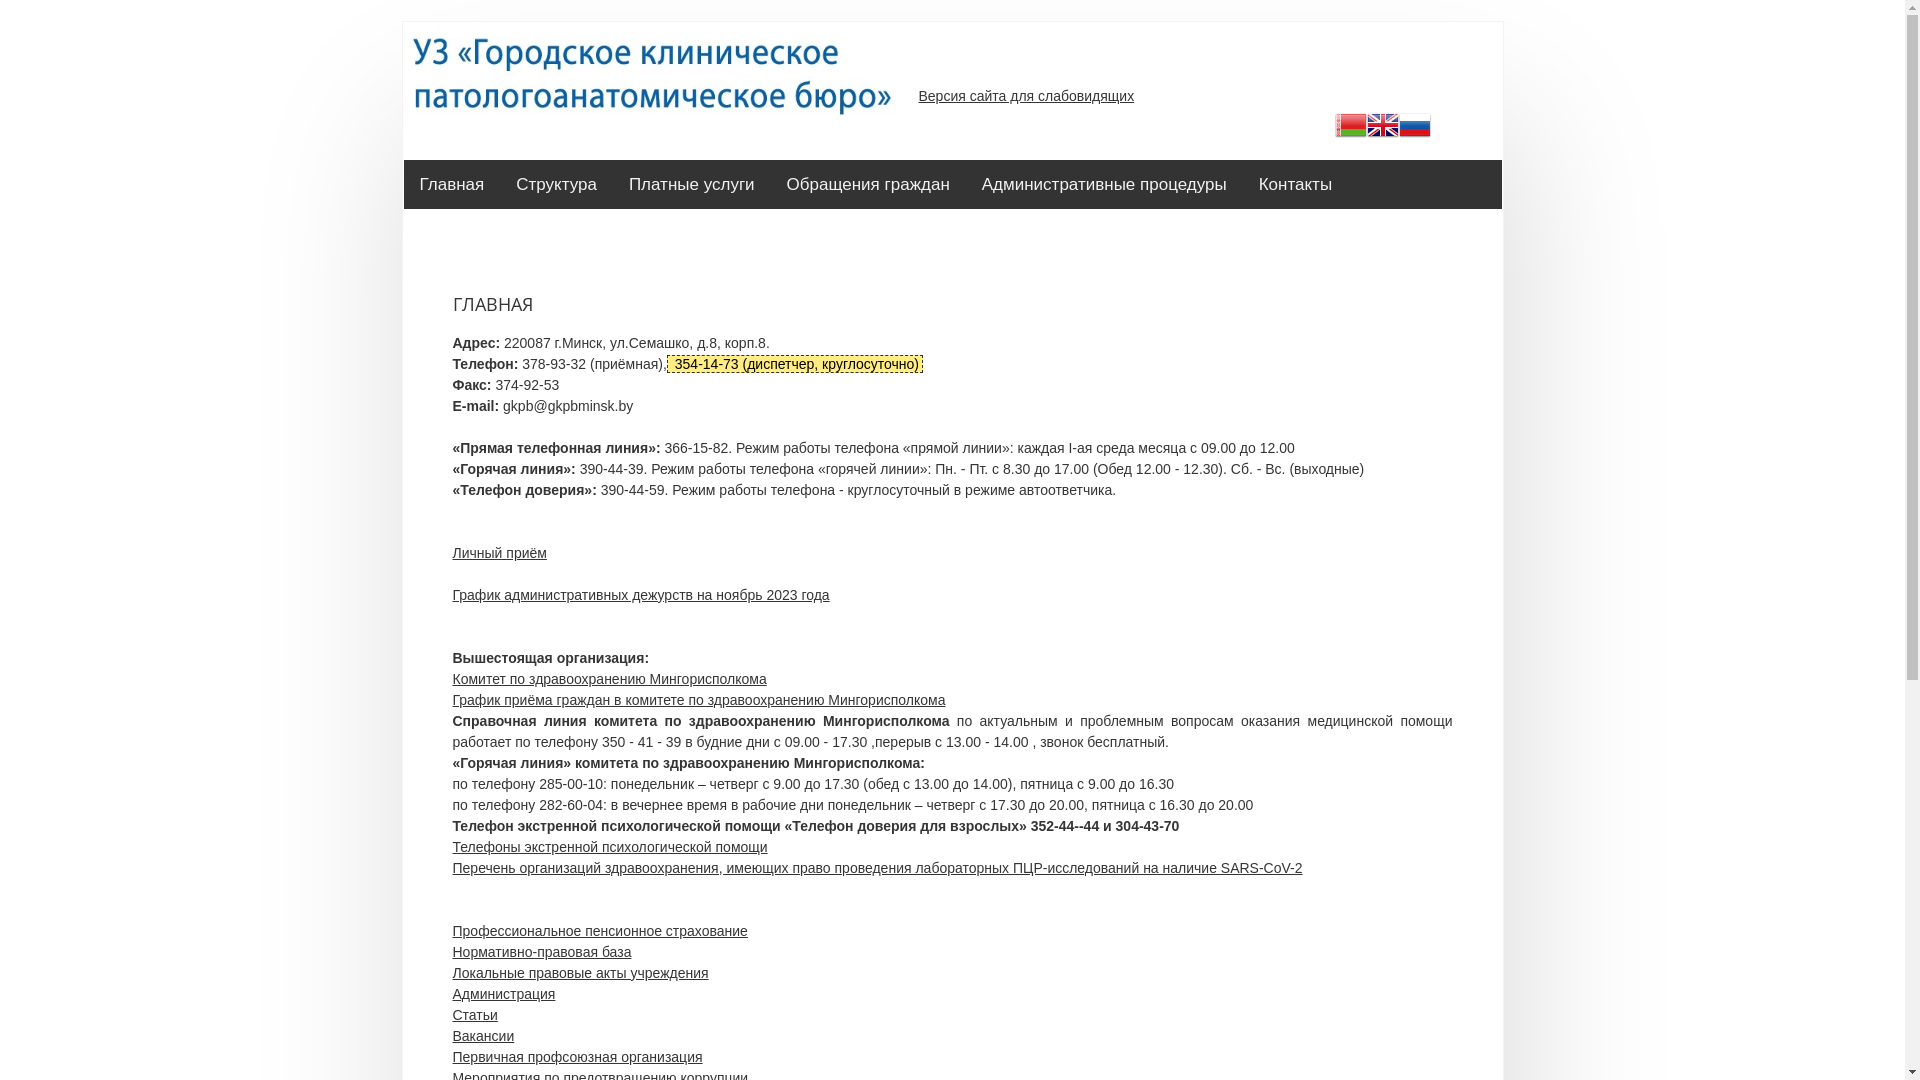  I want to click on 'English', so click(1366, 127).